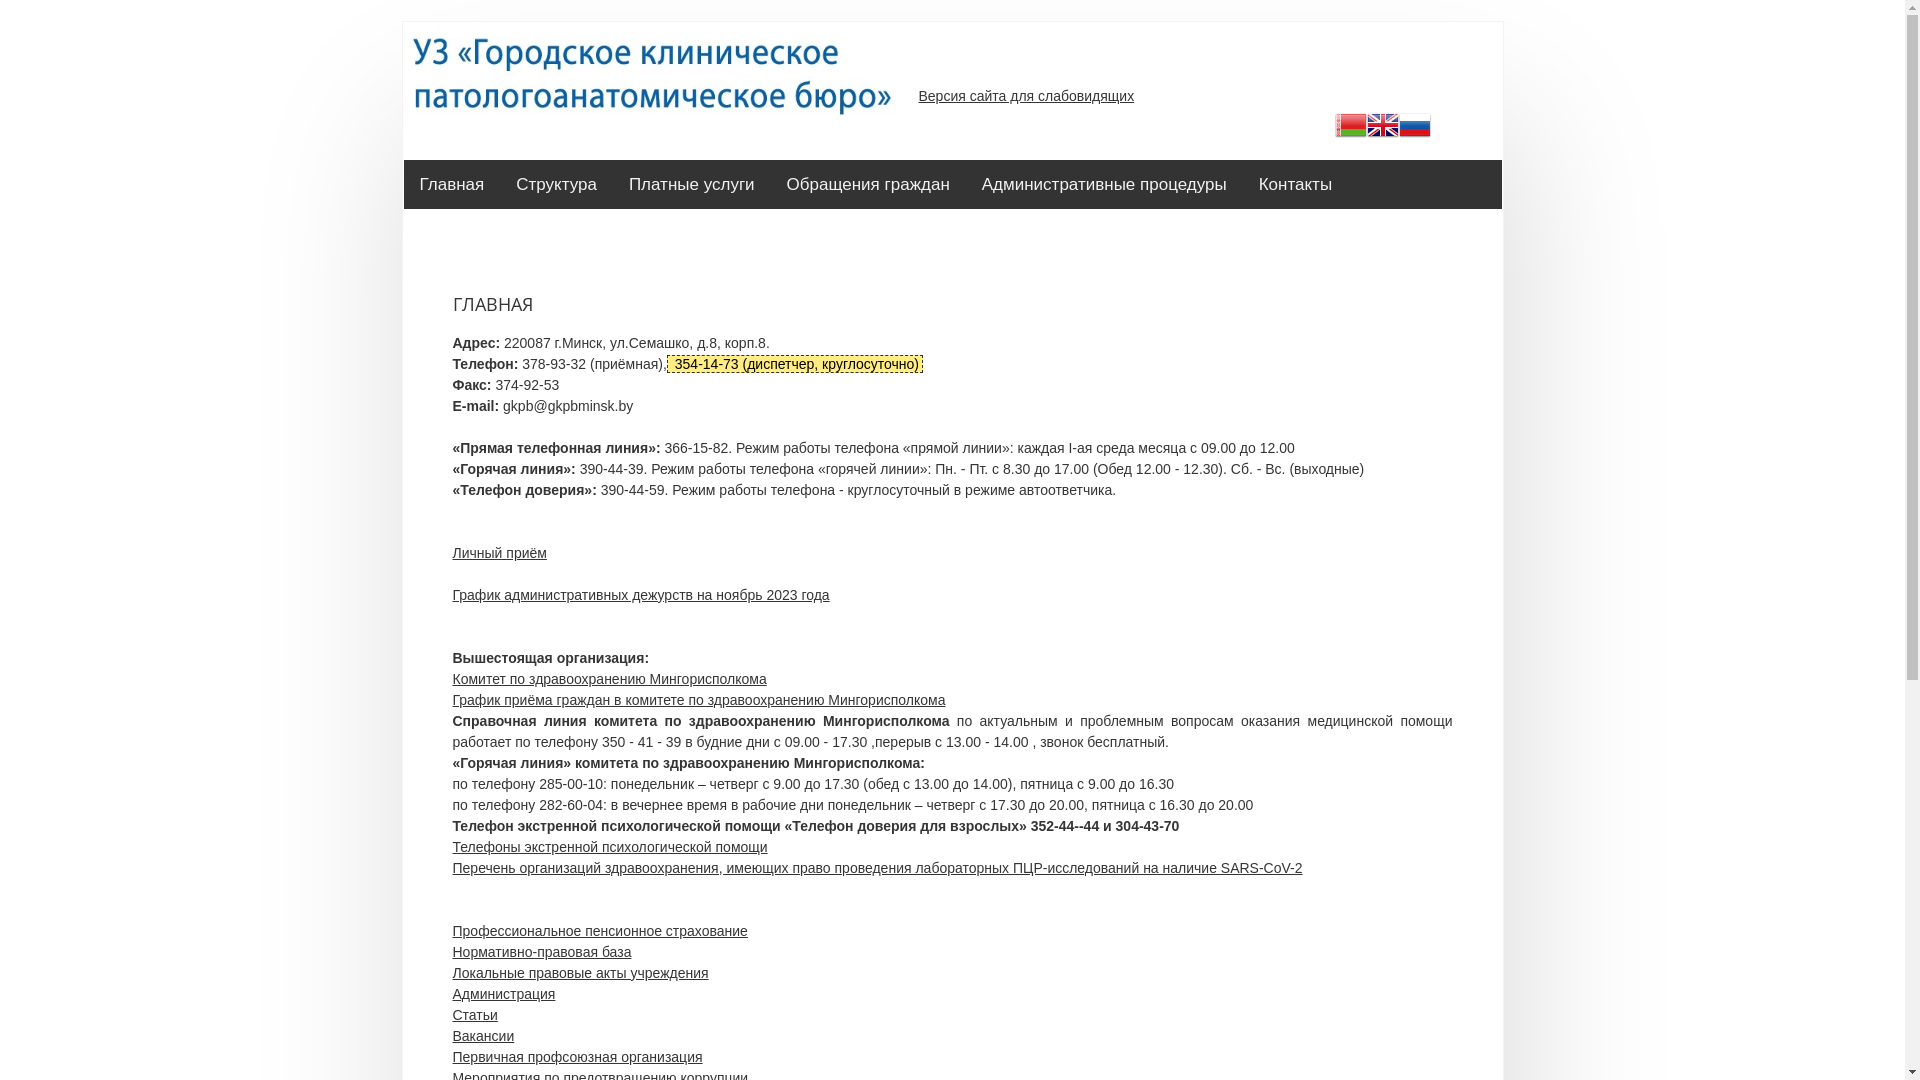  I want to click on 'English', so click(1366, 127).